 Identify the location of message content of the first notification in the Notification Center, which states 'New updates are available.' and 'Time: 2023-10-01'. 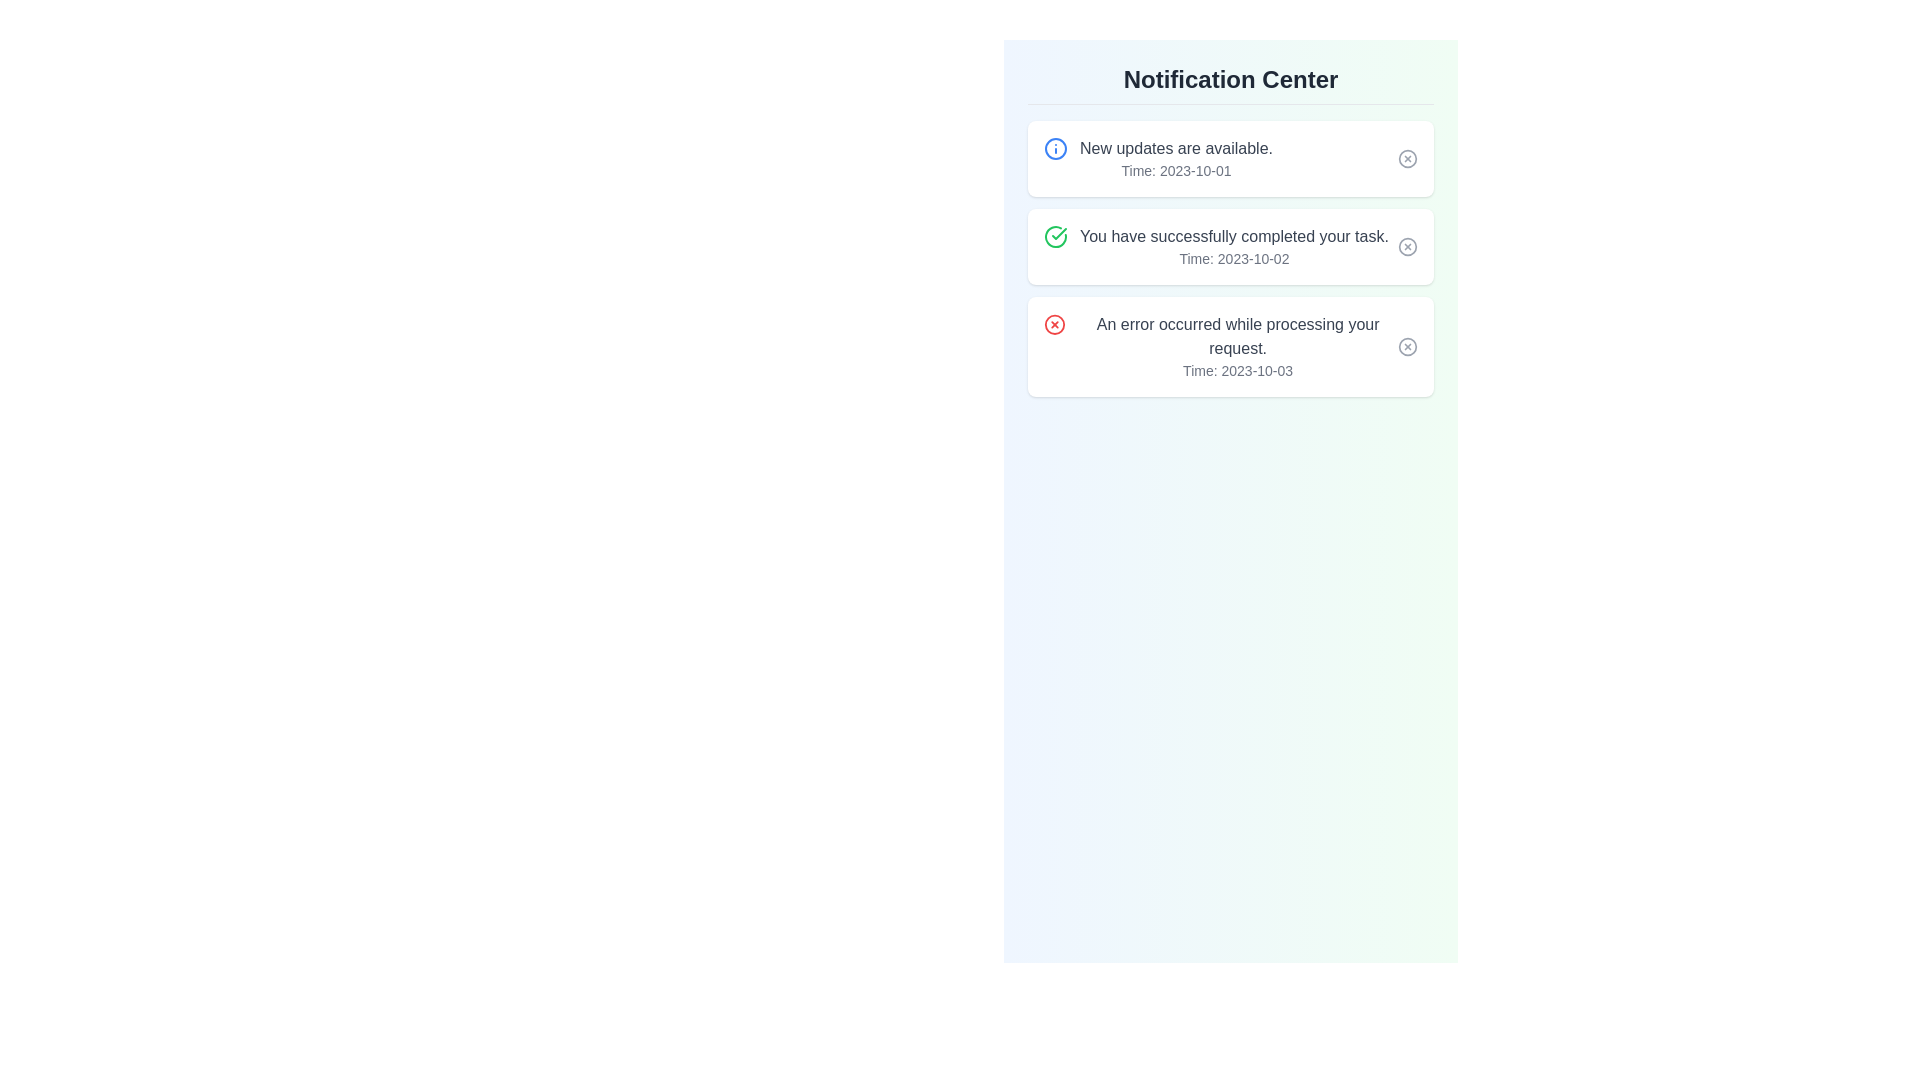
(1158, 157).